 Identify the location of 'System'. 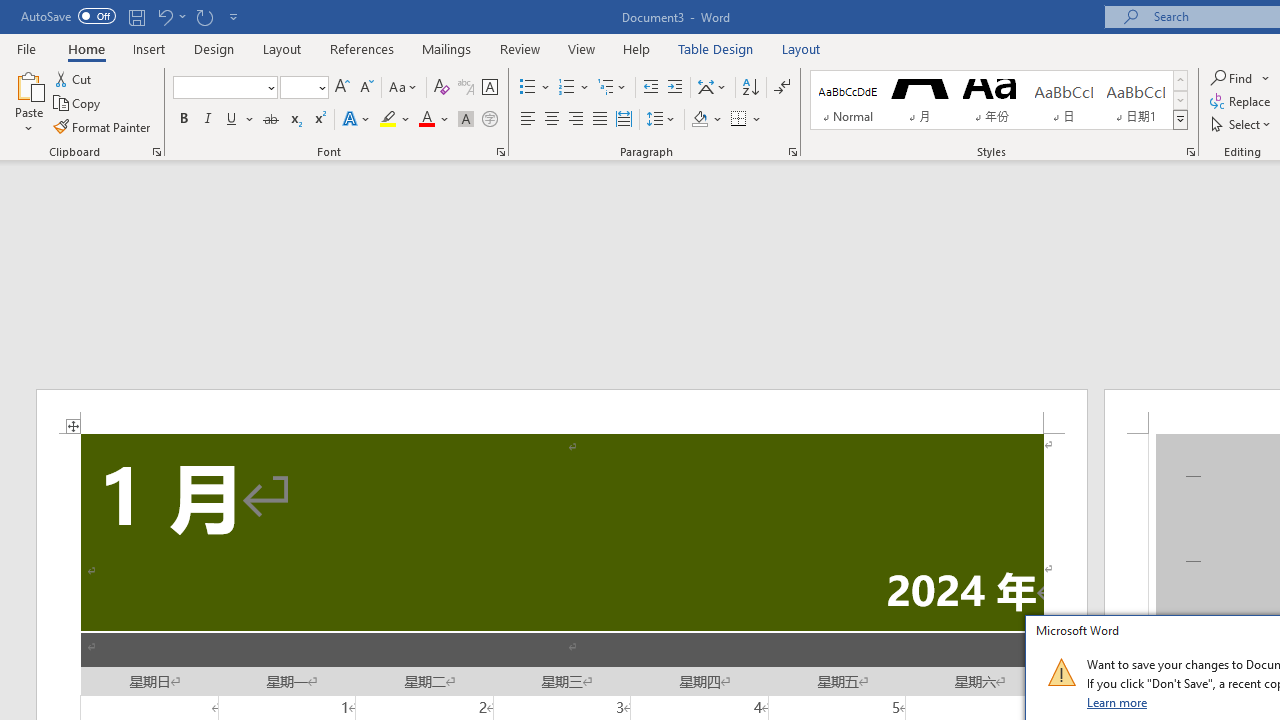
(10, 11).